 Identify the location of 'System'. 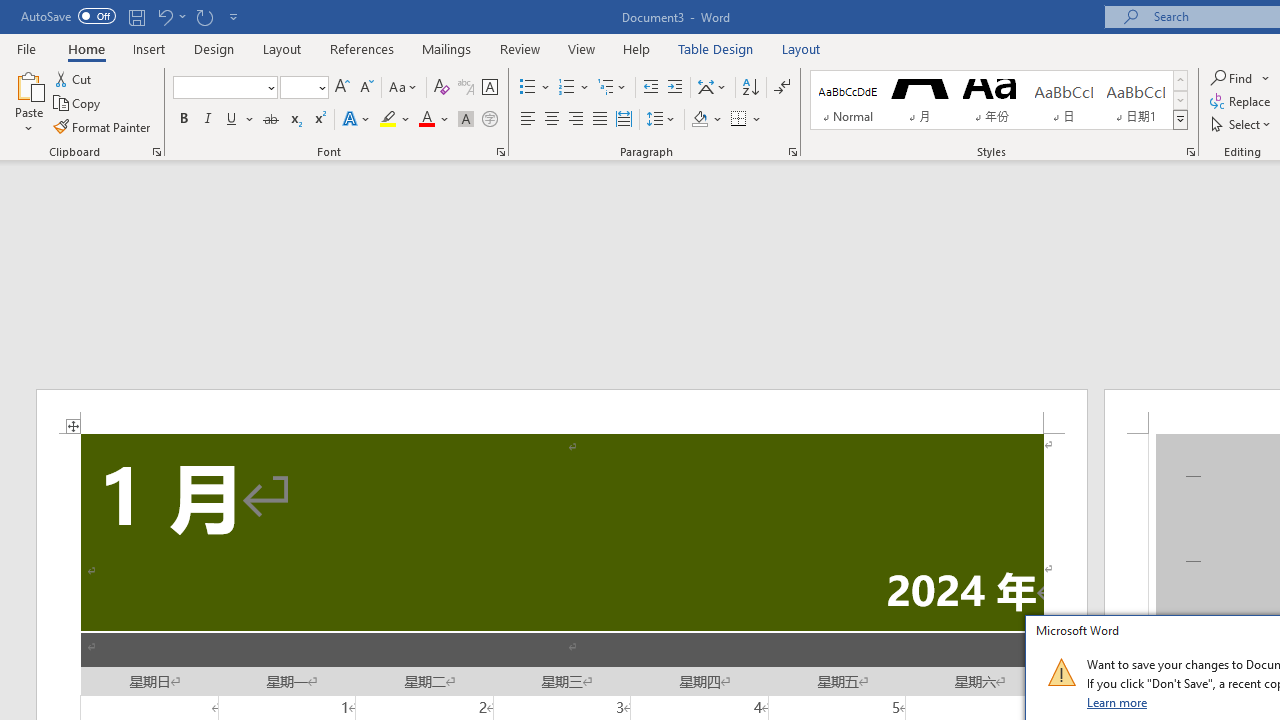
(10, 11).